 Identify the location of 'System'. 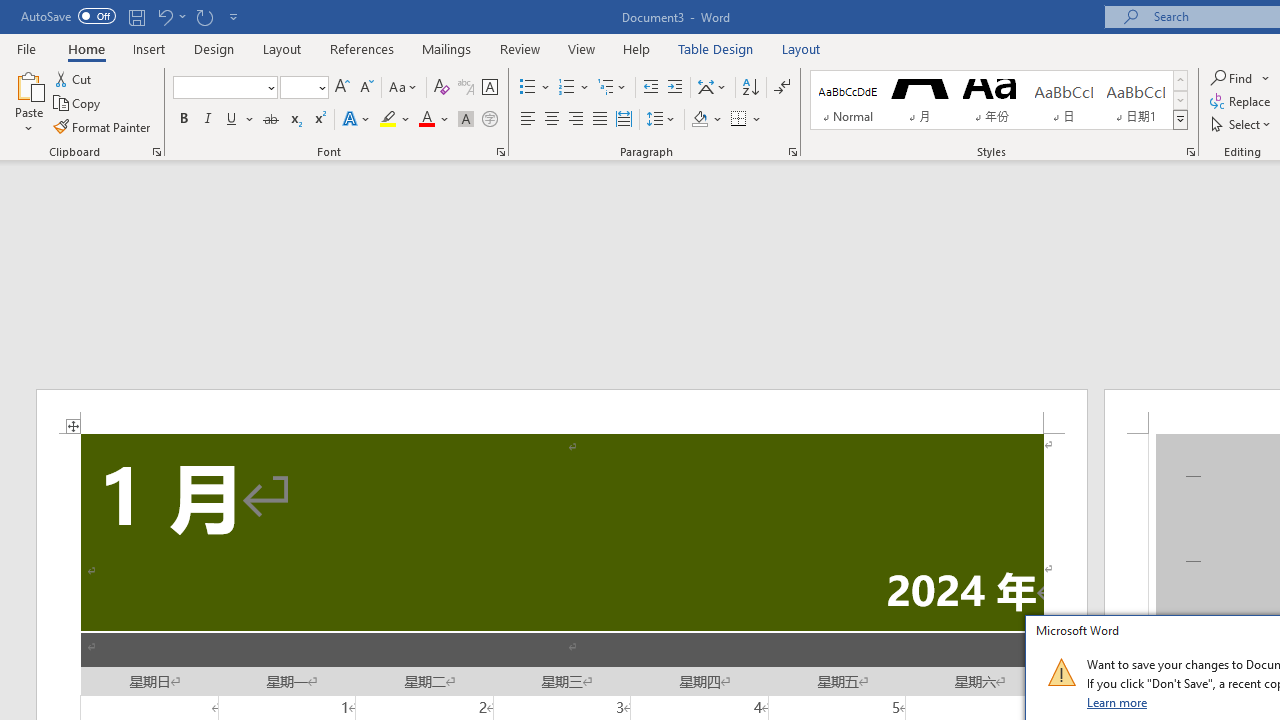
(10, 11).